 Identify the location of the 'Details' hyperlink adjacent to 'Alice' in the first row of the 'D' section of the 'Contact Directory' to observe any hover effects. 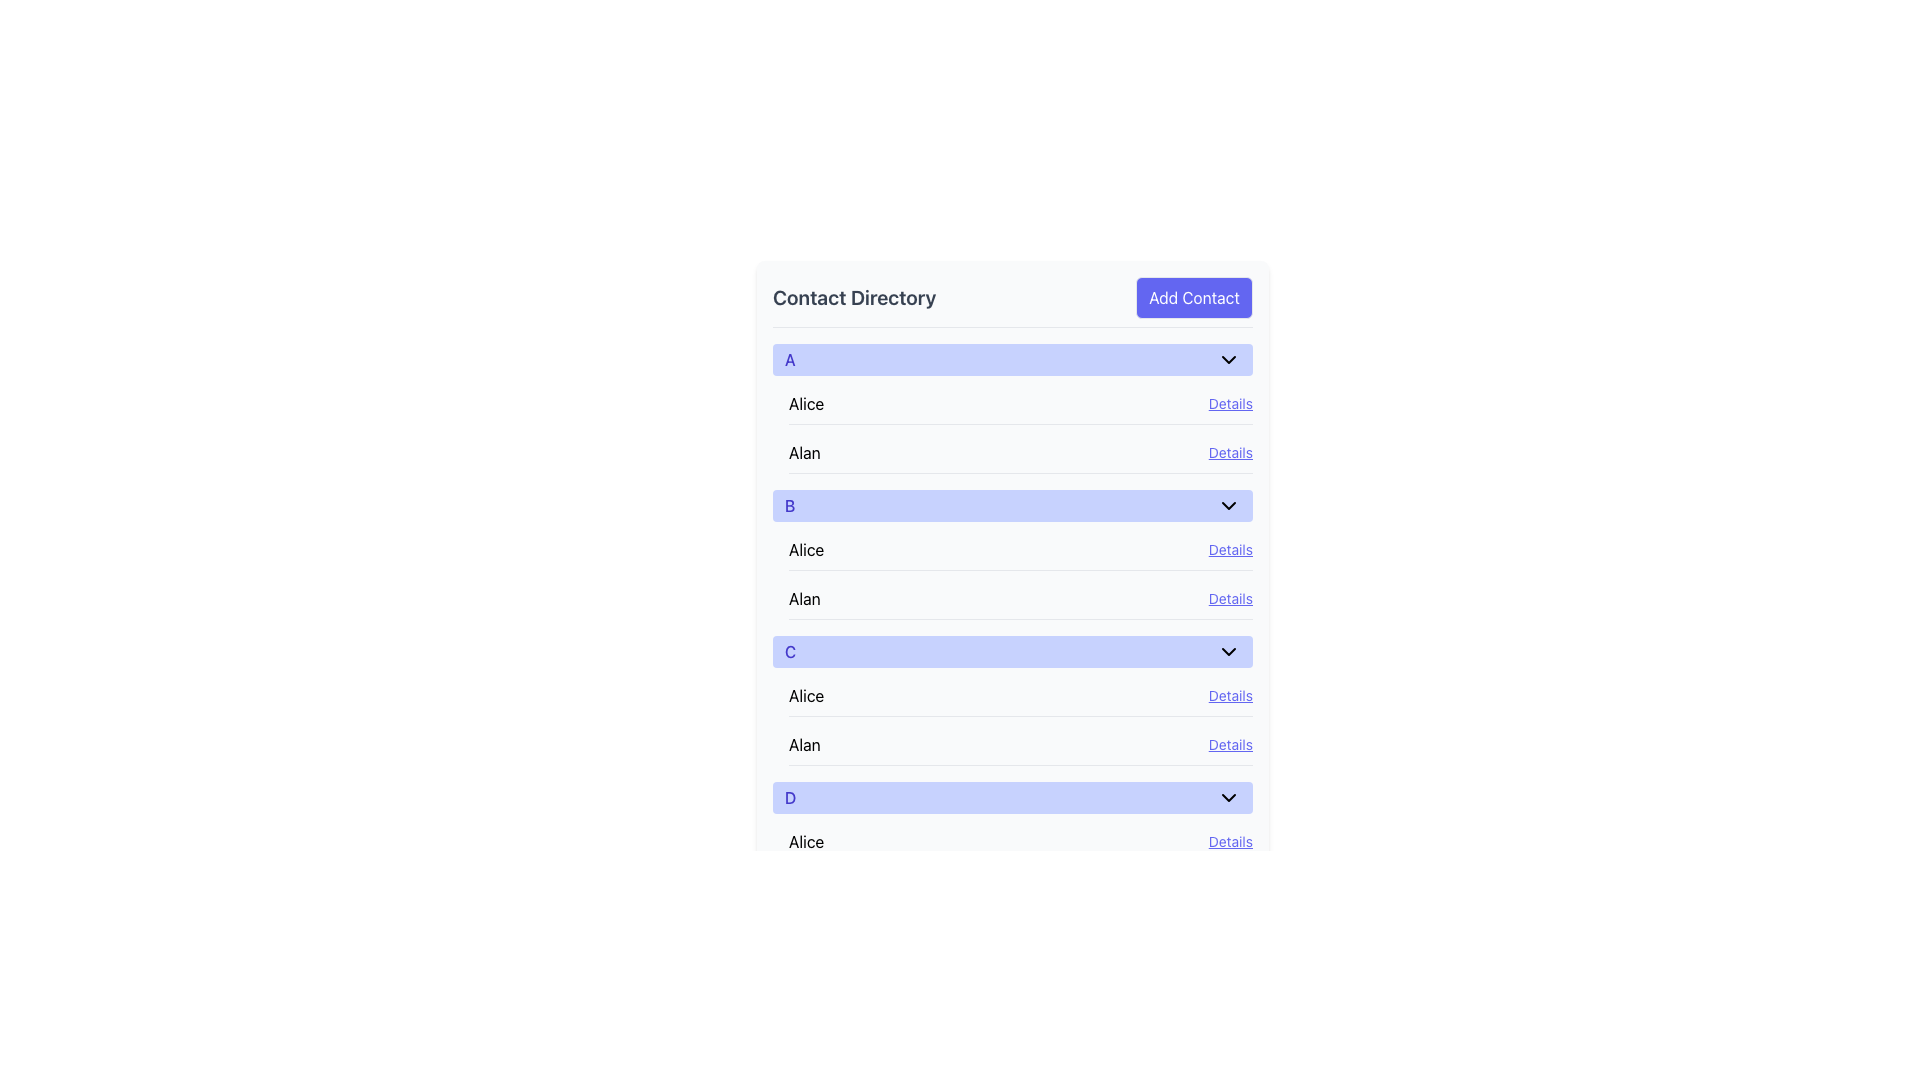
(1012, 847).